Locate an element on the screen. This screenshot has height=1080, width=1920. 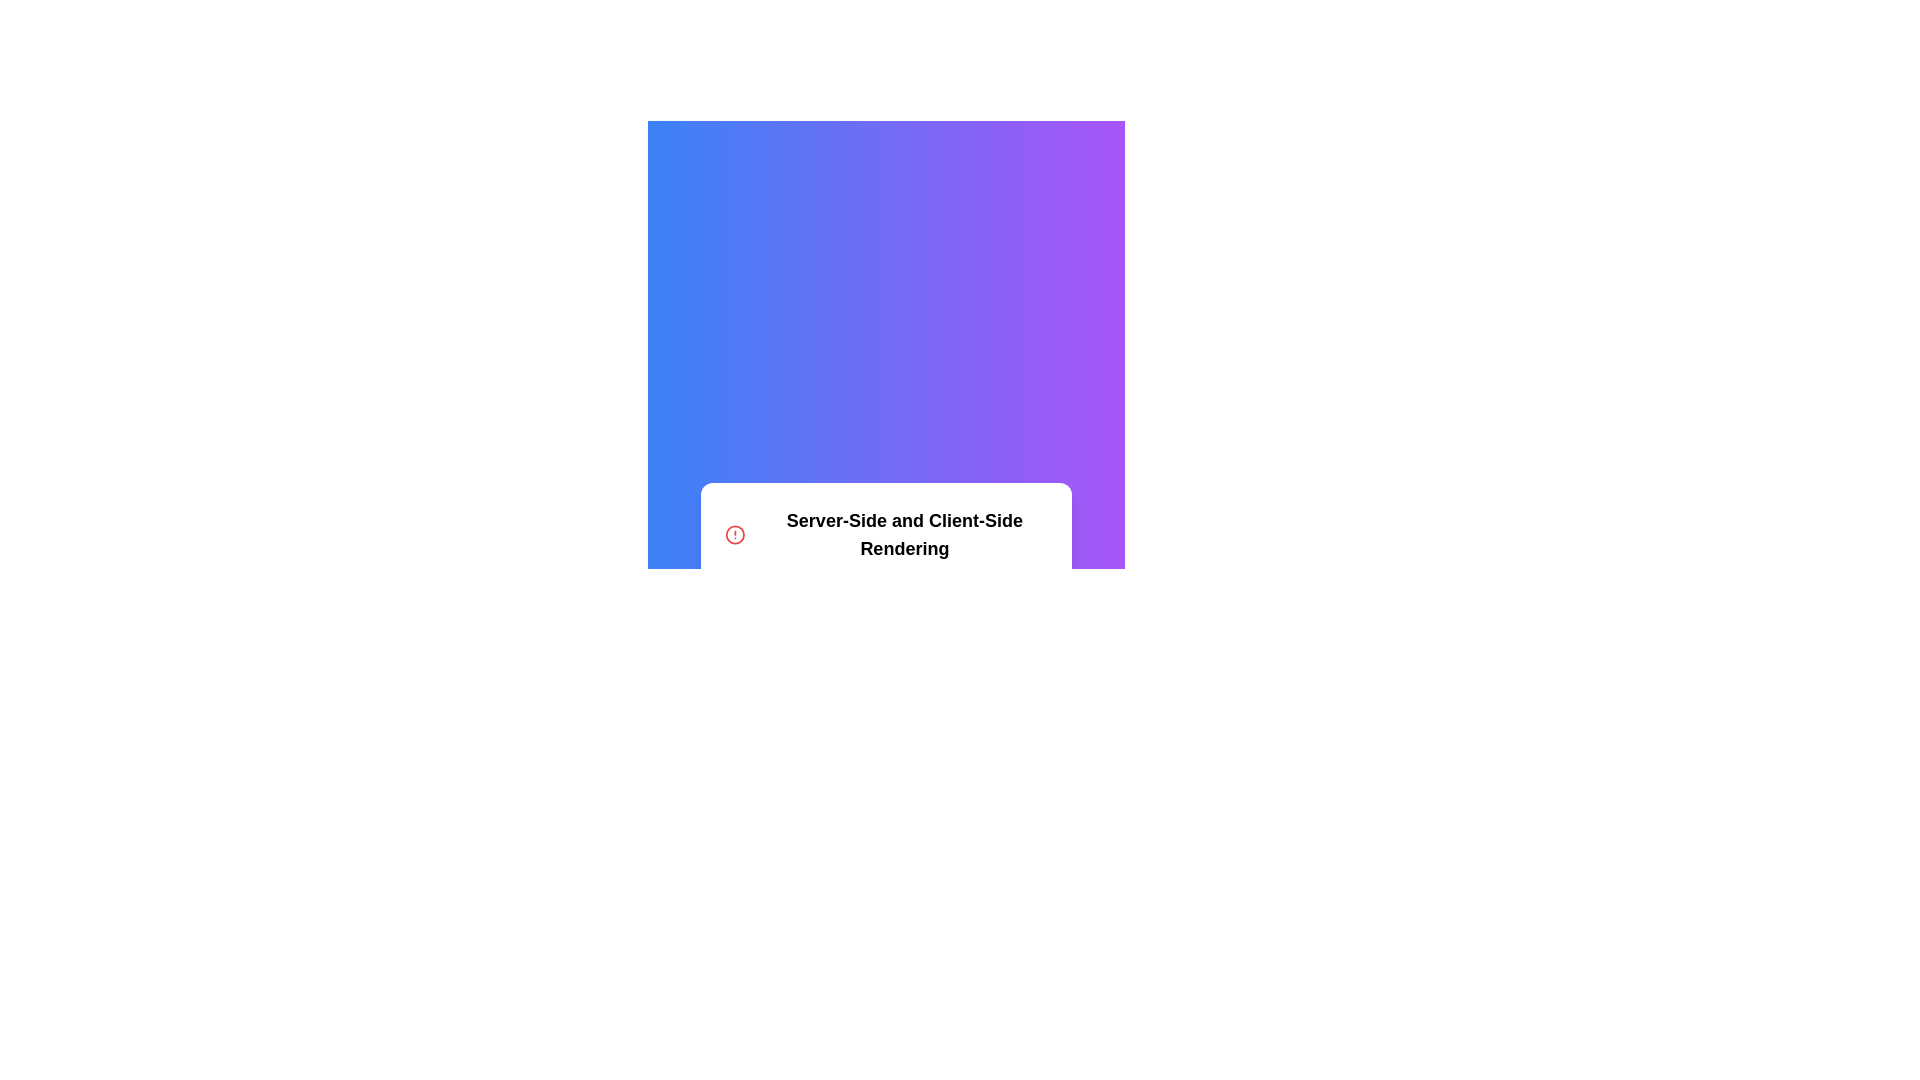
the alert icon located to the left of the text 'Server-Side and Client-Side Rendering.' is located at coordinates (734, 534).